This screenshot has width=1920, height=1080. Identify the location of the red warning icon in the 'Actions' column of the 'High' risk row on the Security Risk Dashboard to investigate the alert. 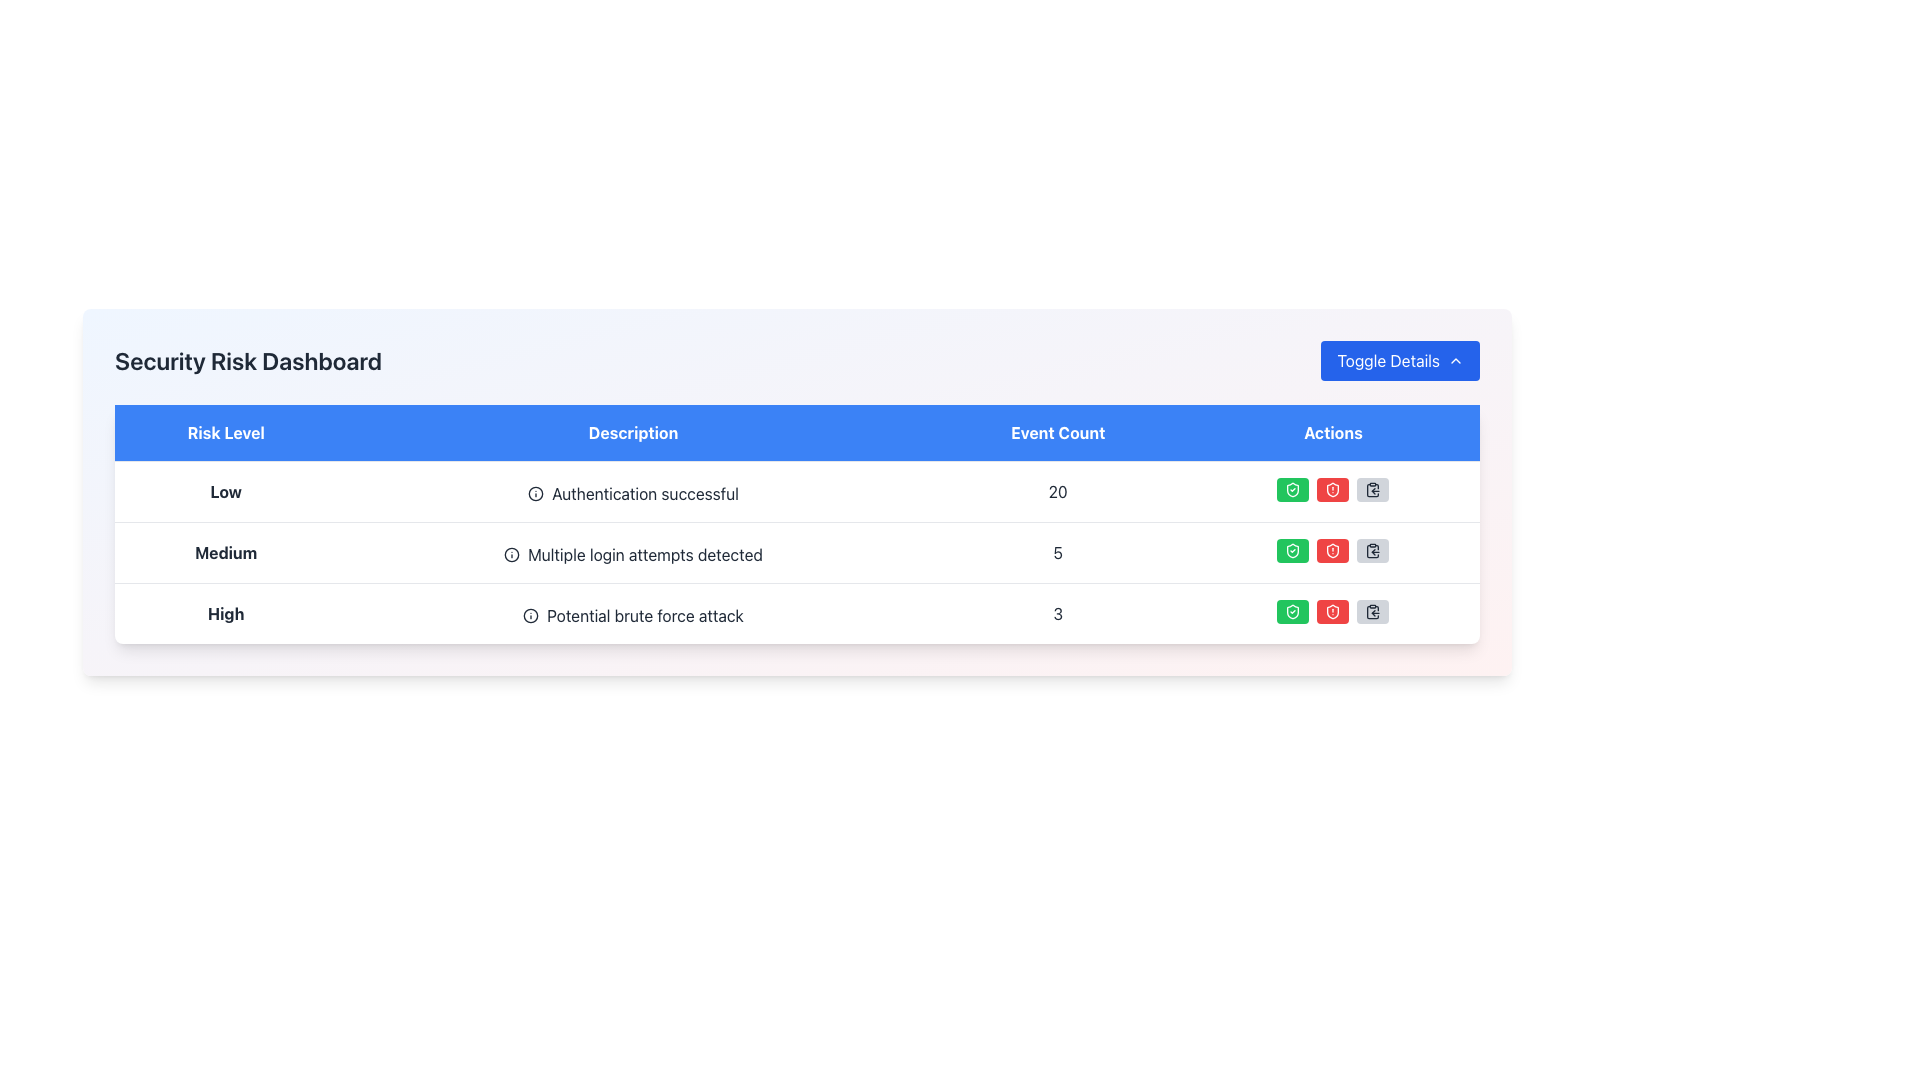
(1333, 489).